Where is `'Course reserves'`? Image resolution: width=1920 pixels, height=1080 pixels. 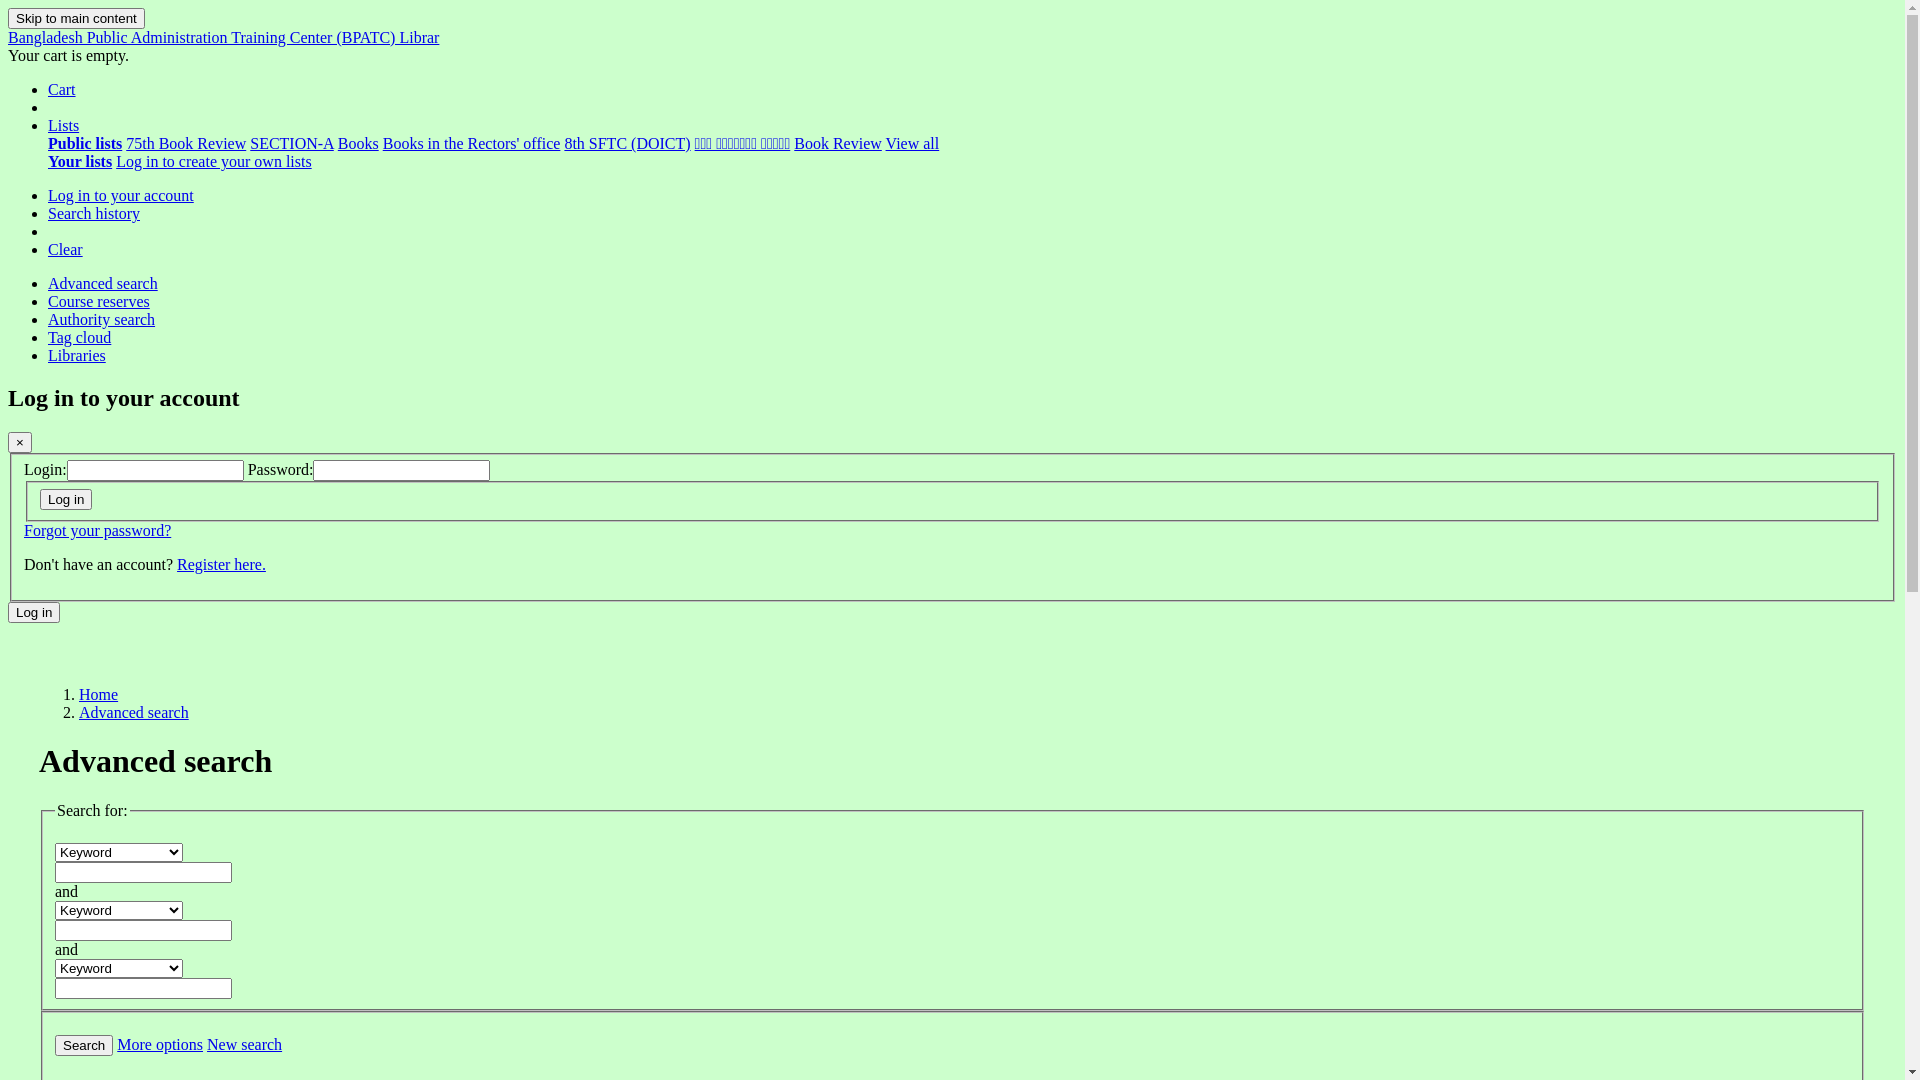 'Course reserves' is located at coordinates (98, 301).